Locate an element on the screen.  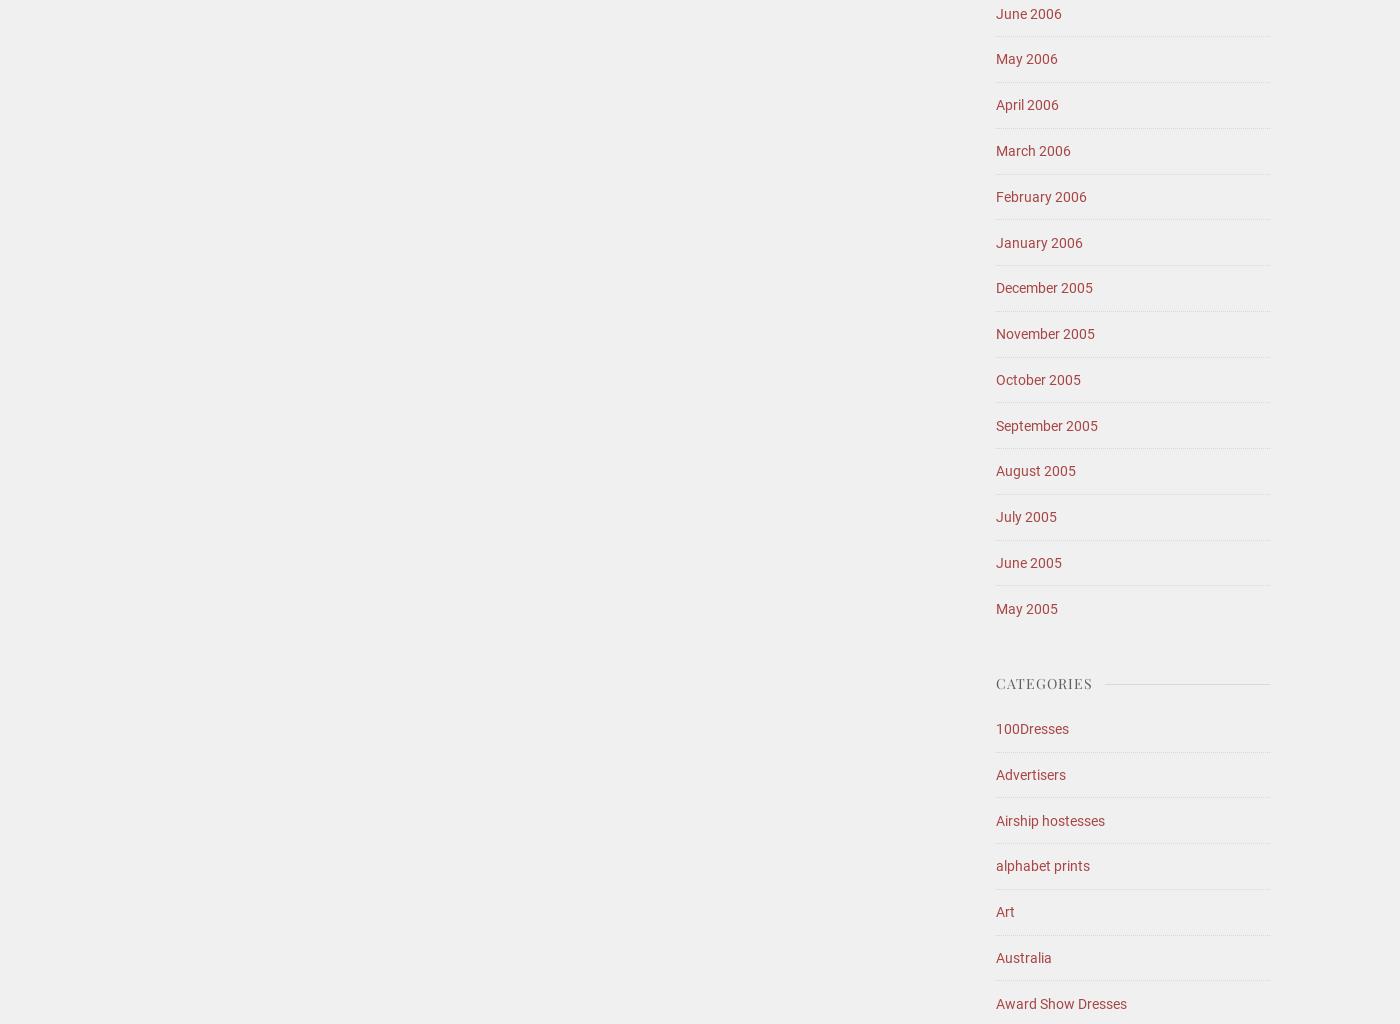
'September 2005' is located at coordinates (1047, 423).